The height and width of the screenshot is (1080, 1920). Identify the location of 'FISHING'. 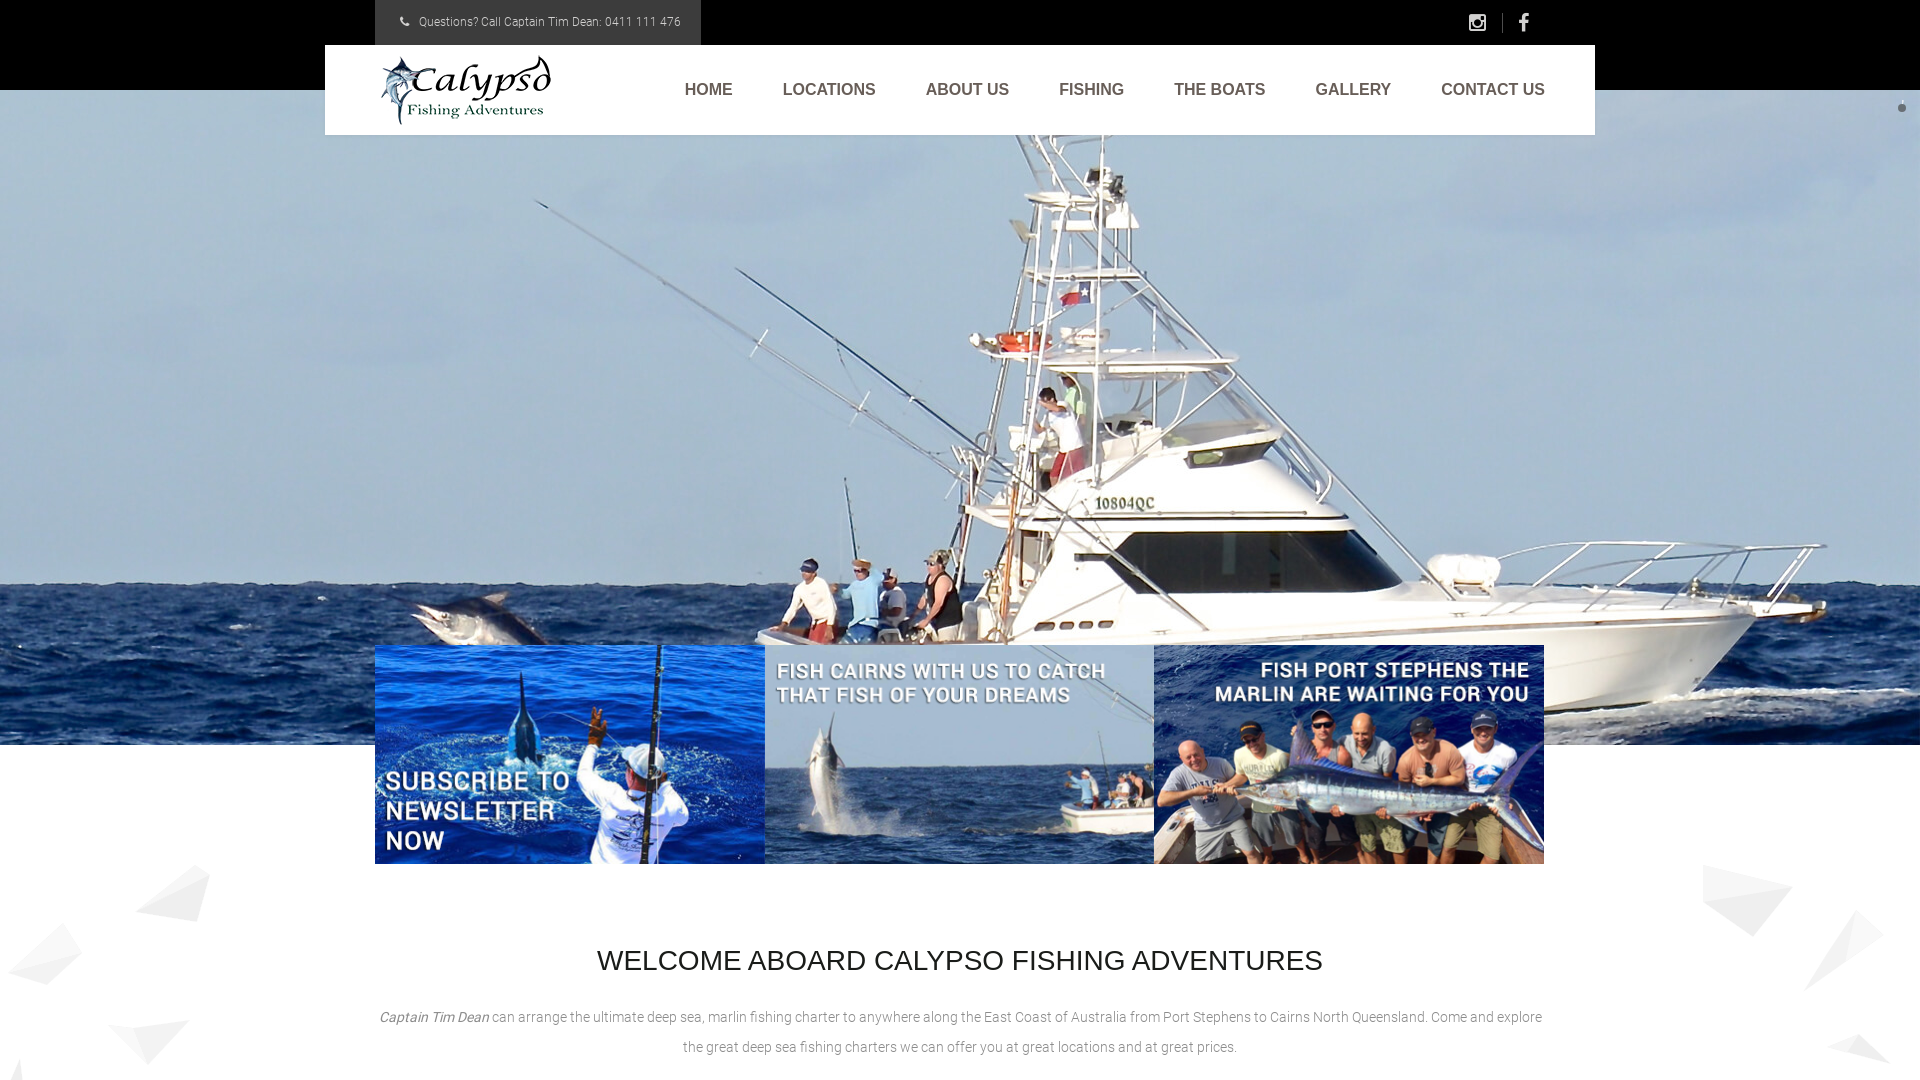
(1090, 88).